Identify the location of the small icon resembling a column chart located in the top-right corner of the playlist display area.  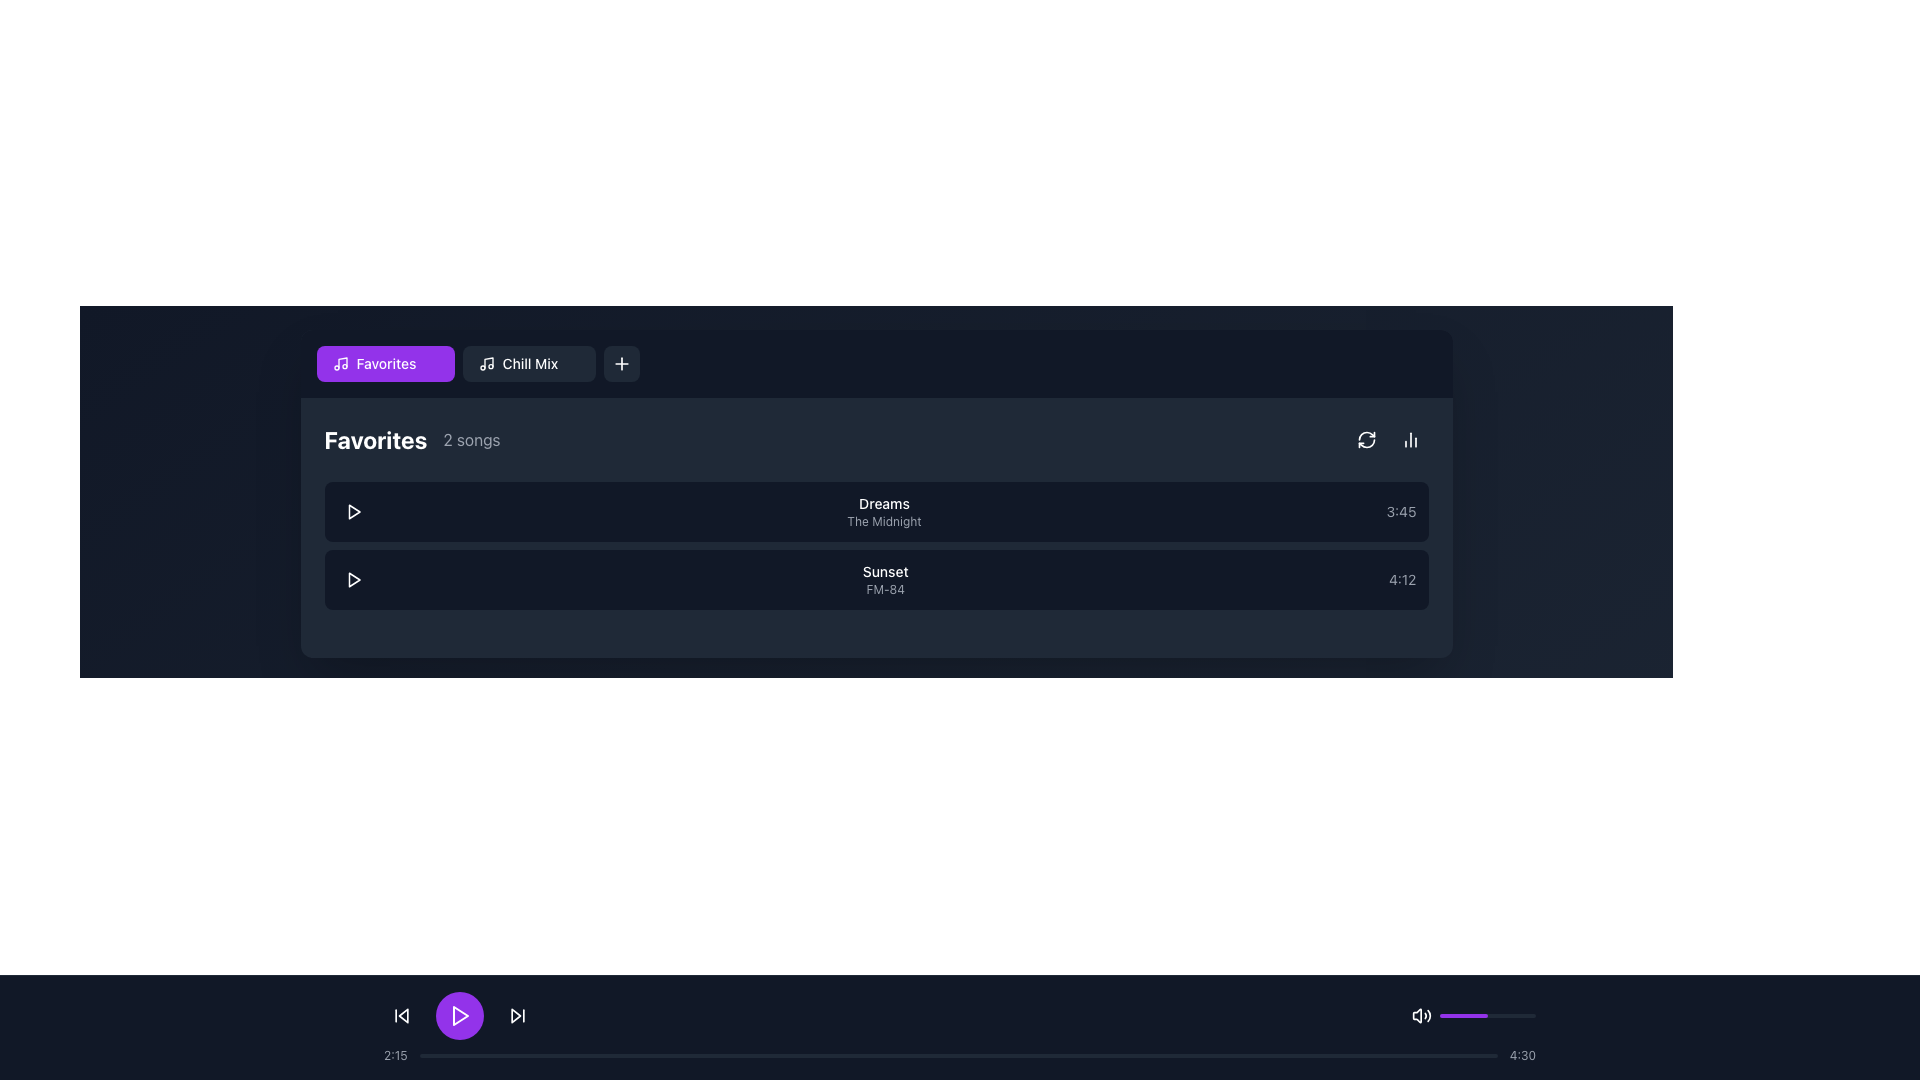
(1409, 438).